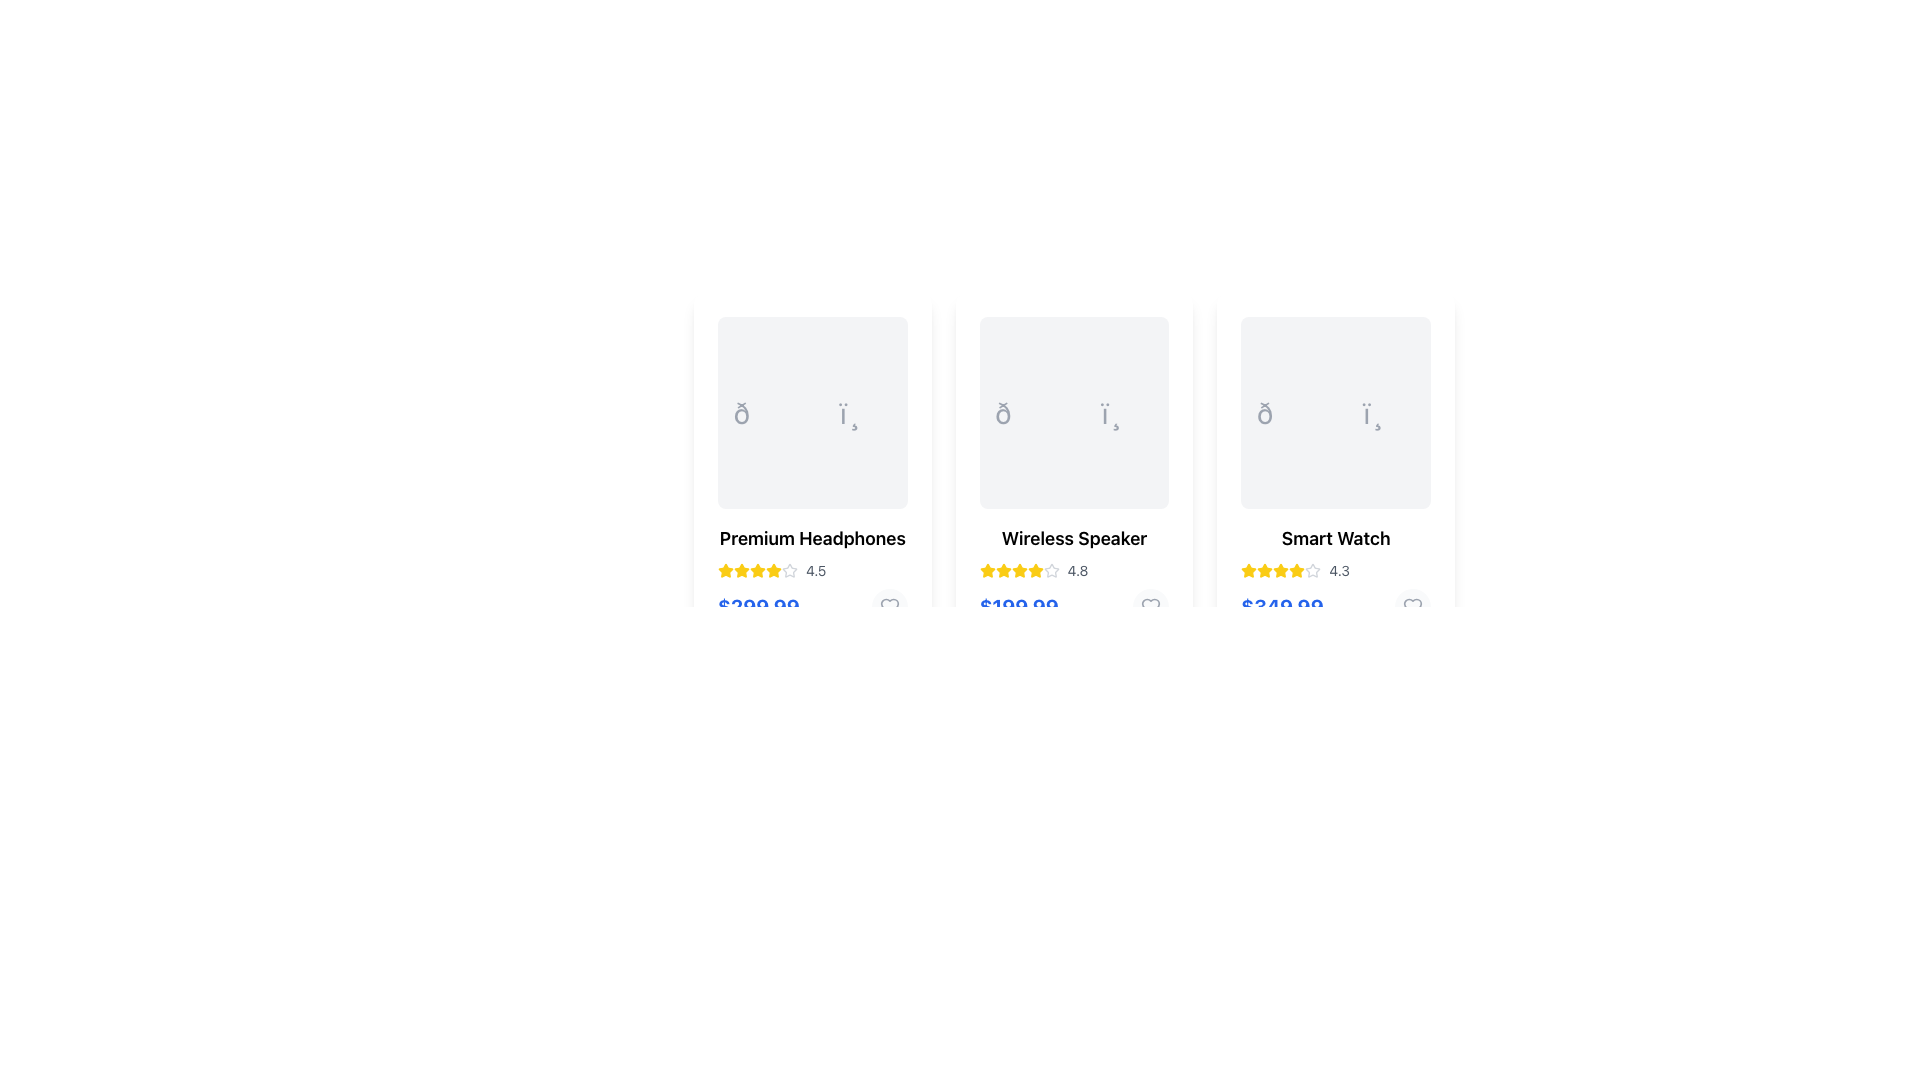 The image size is (1920, 1080). What do you see at coordinates (1035, 570) in the screenshot?
I see `the second yellow star-shaped icon in the rating section of the 'Wireless Speaker' product display` at bounding box center [1035, 570].